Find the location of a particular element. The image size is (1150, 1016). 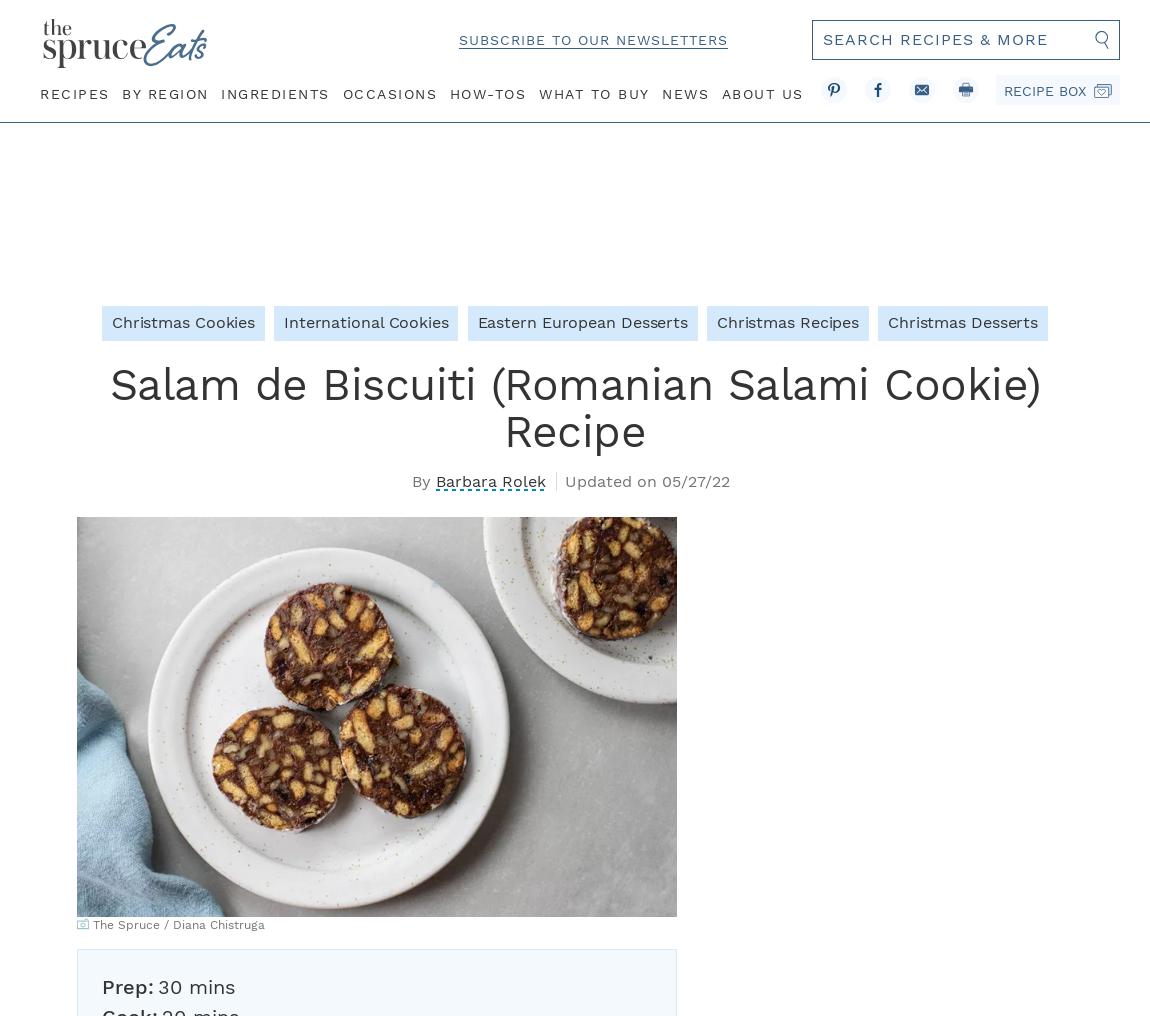

'Ingredients' is located at coordinates (273, 92).